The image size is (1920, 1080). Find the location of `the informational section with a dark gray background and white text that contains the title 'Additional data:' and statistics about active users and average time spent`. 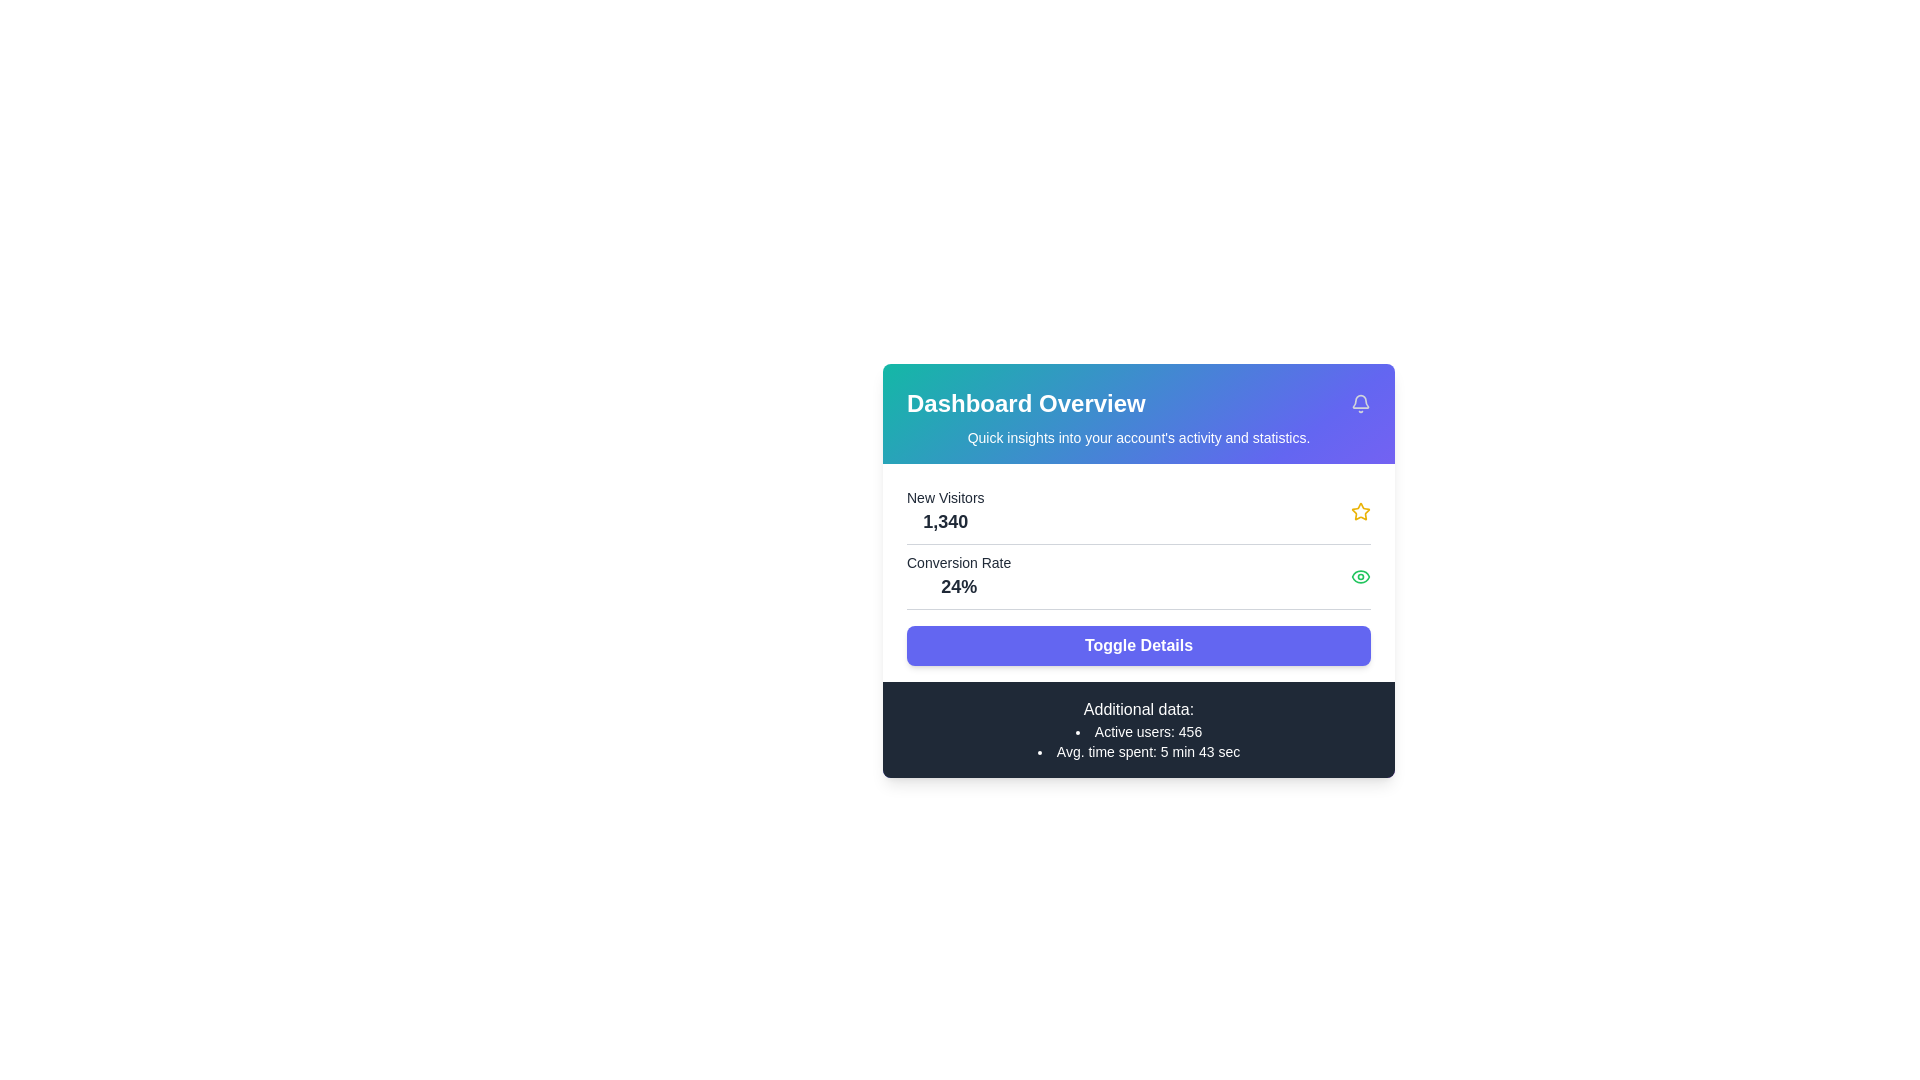

the informational section with a dark gray background and white text that contains the title 'Additional data:' and statistics about active users and average time spent is located at coordinates (1138, 729).